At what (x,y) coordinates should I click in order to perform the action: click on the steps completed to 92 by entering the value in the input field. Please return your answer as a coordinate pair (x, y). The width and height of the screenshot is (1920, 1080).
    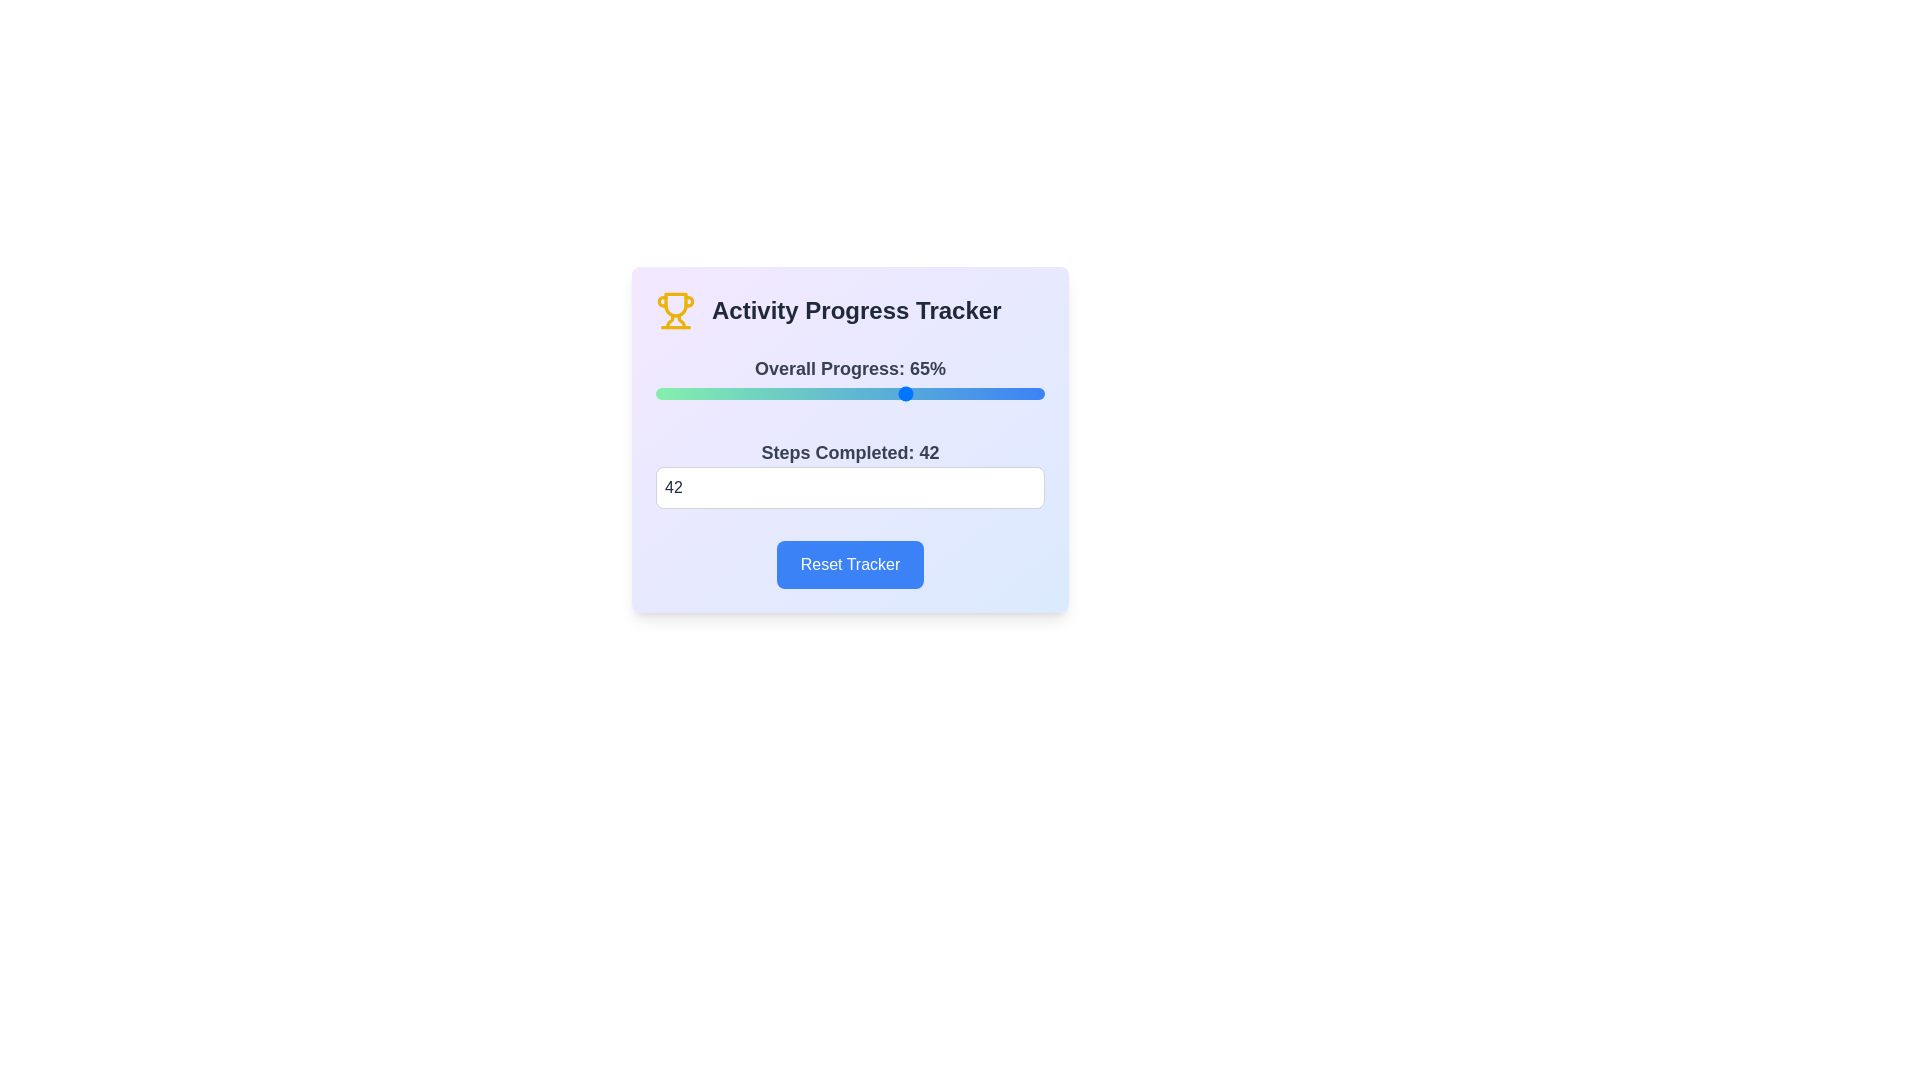
    Looking at the image, I should click on (850, 488).